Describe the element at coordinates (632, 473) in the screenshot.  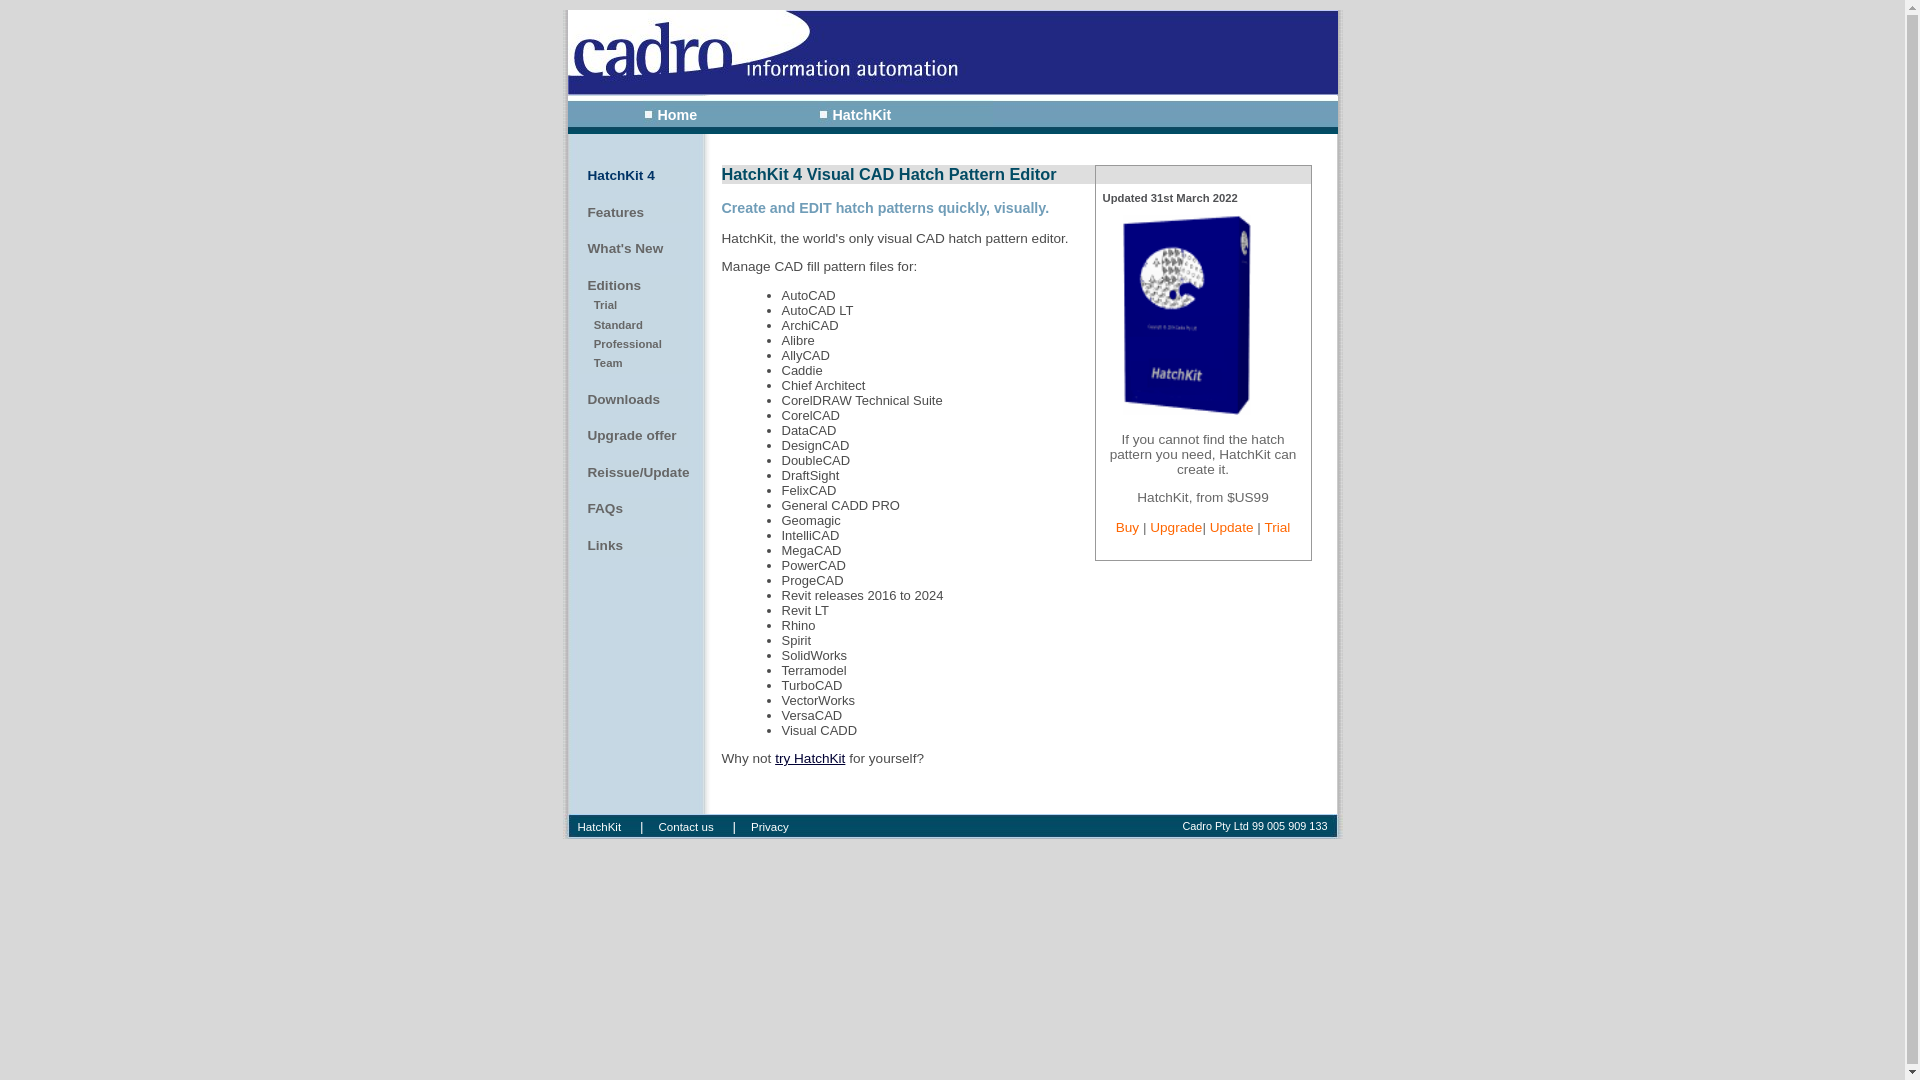
I see `'Reissue/Update'` at that location.